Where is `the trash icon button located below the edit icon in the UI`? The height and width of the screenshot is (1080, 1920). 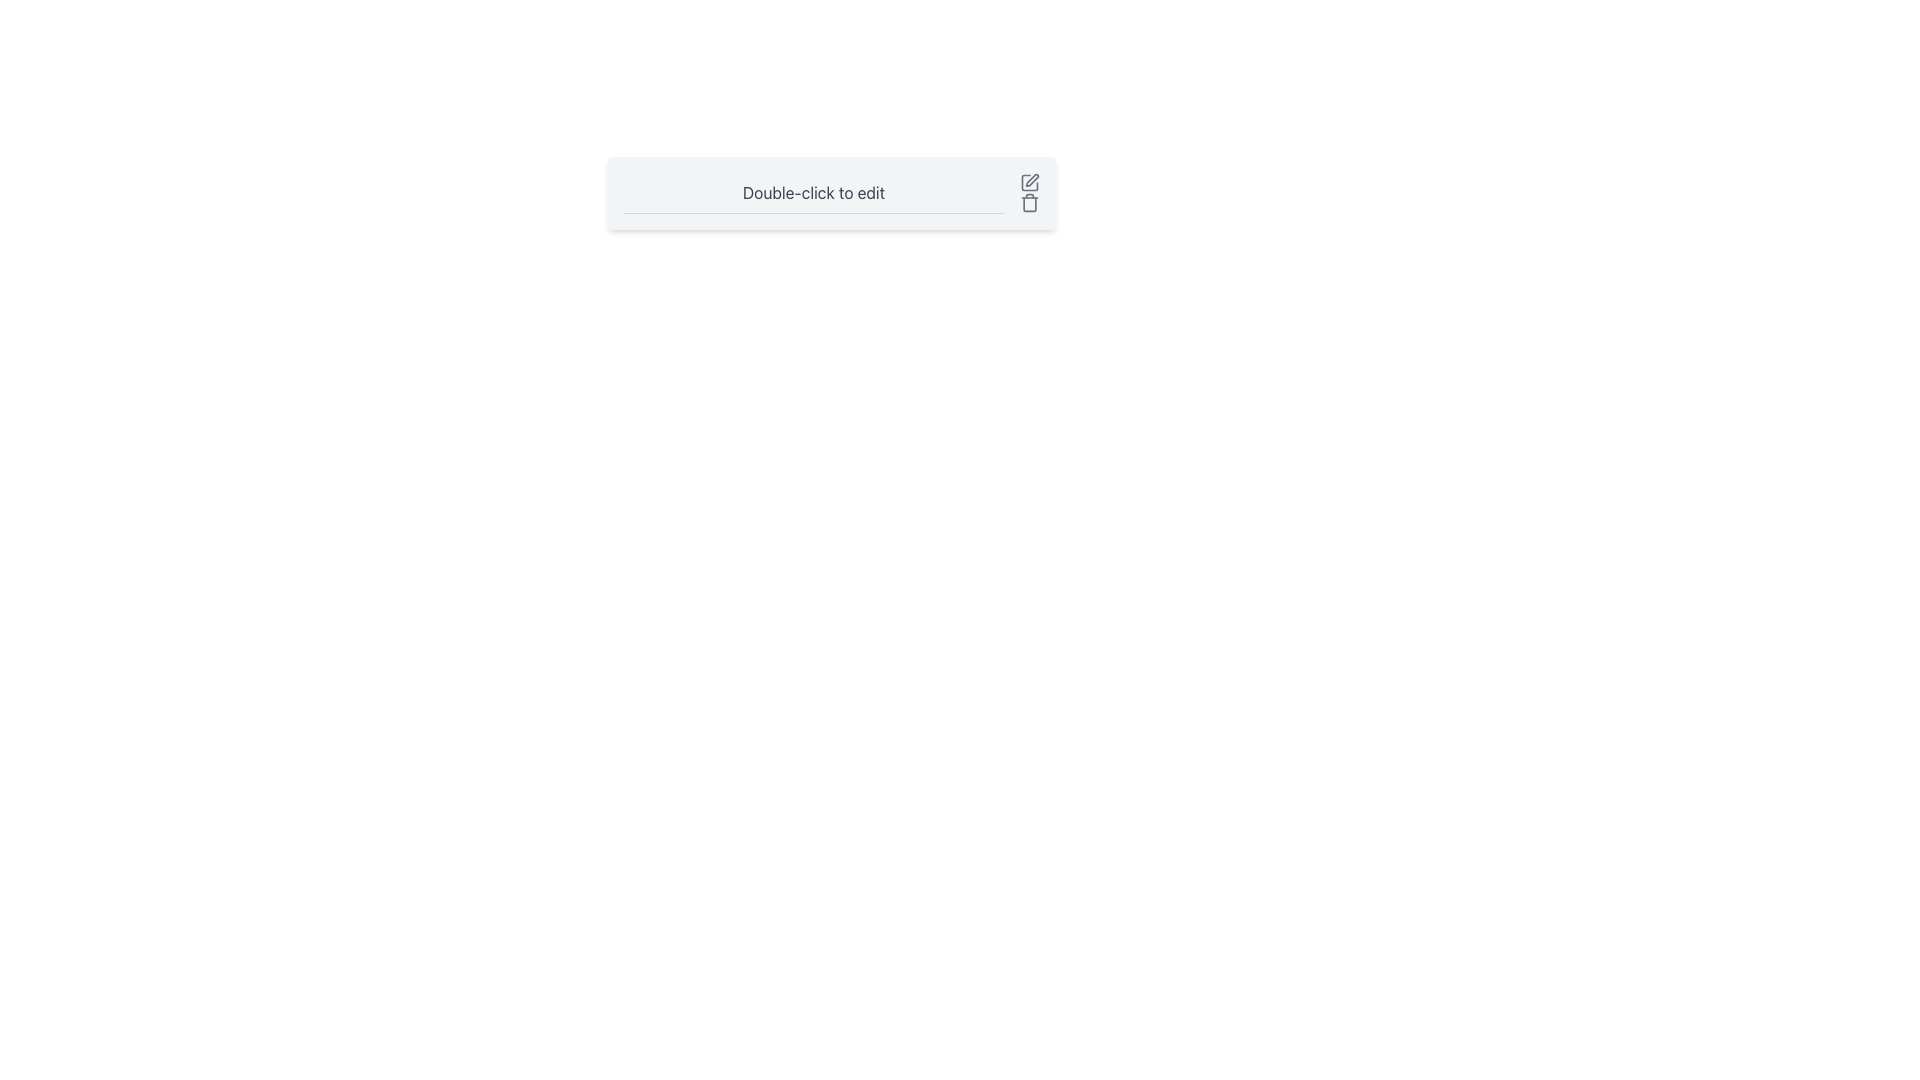
the trash icon button located below the edit icon in the UI is located at coordinates (1030, 203).